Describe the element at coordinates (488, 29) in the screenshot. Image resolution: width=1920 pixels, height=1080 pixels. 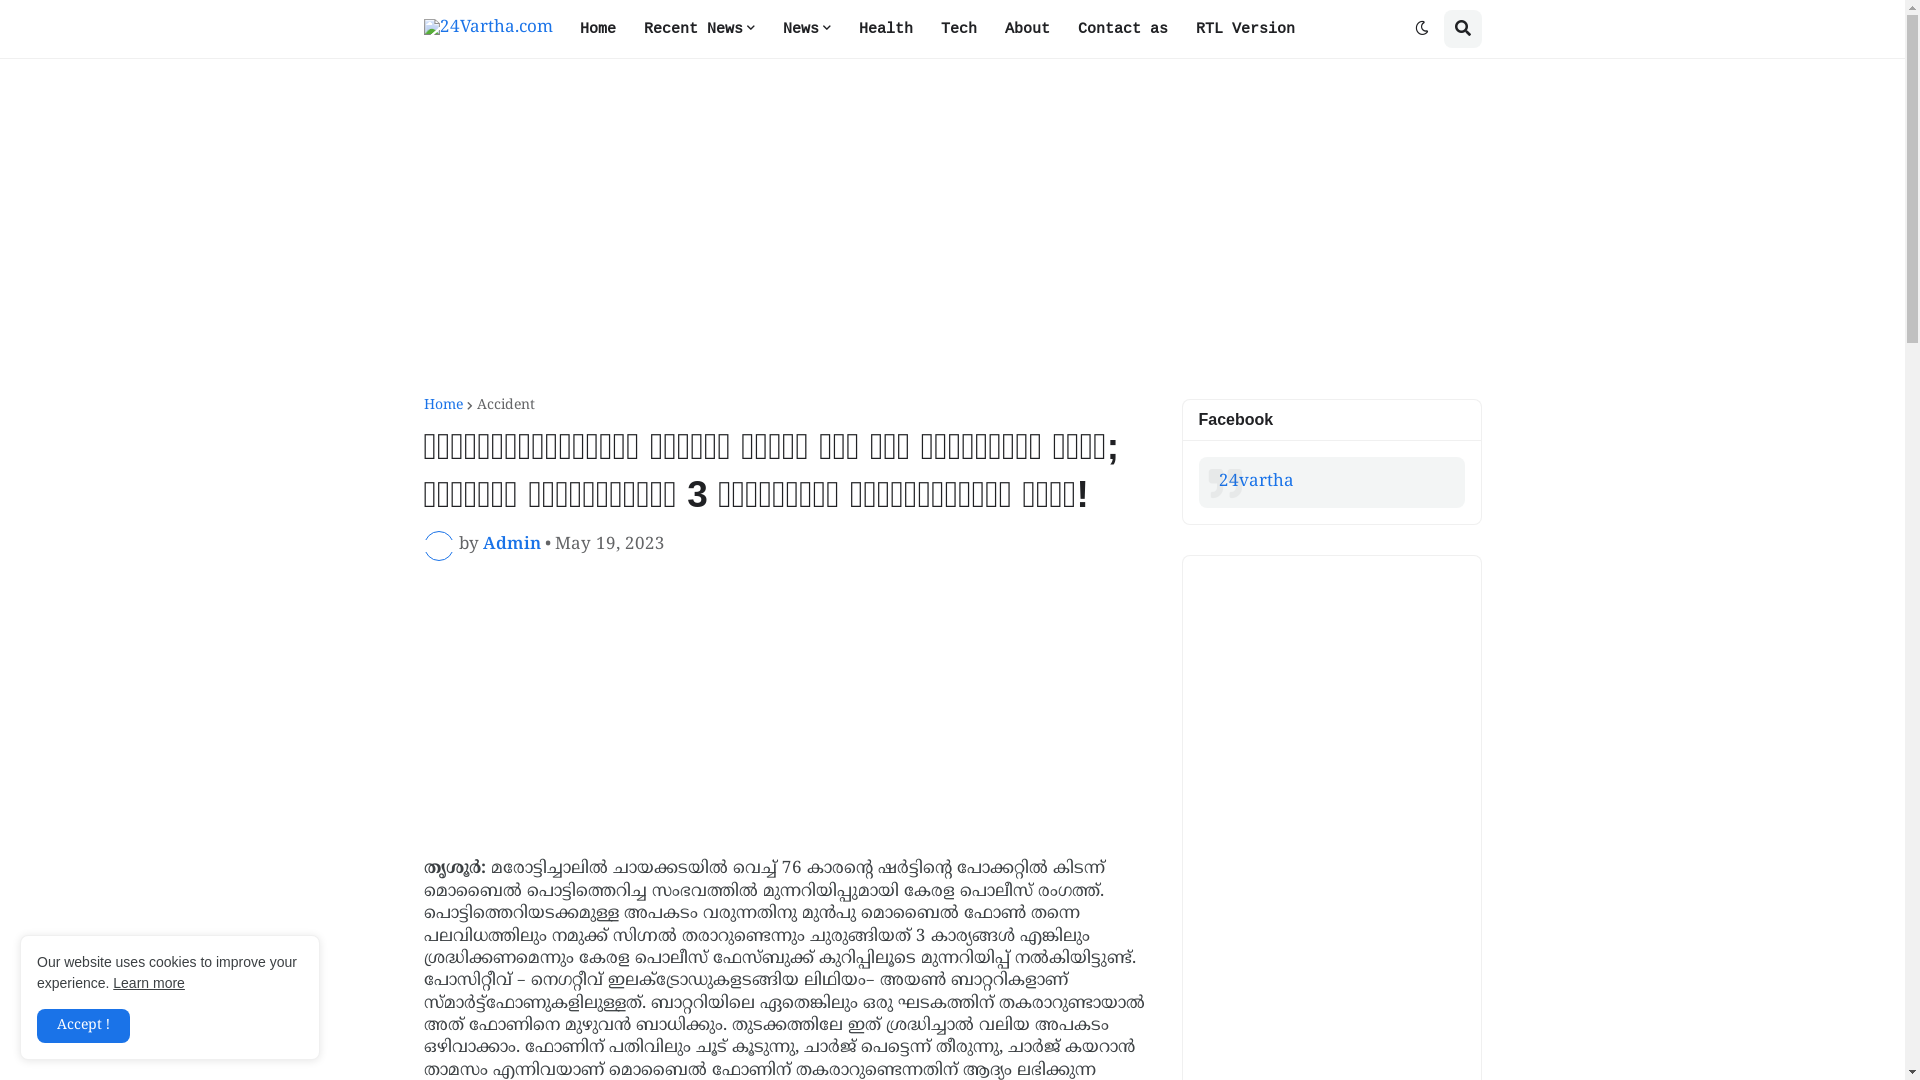
I see `'24Vartha.com'` at that location.